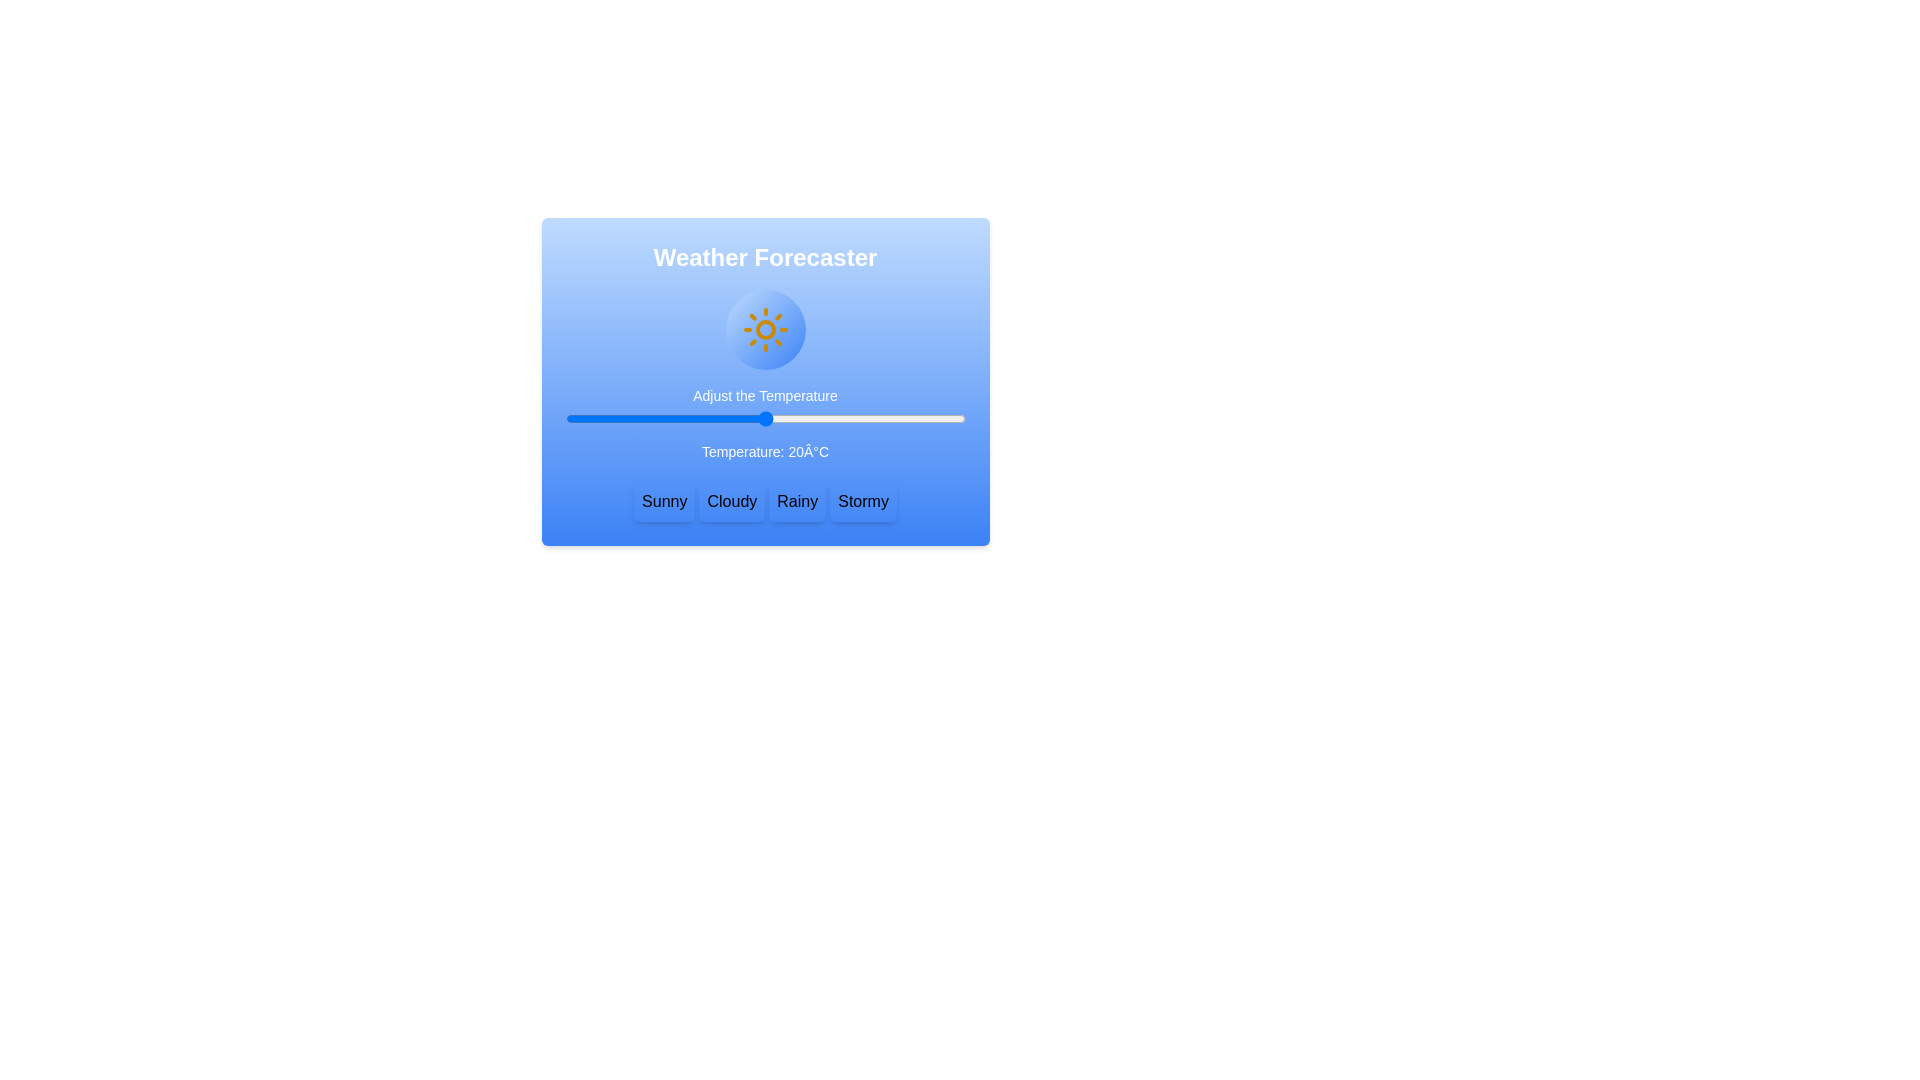 The width and height of the screenshot is (1920, 1080). Describe the element at coordinates (863, 500) in the screenshot. I see `button labeled Stormy to set the weather type` at that location.